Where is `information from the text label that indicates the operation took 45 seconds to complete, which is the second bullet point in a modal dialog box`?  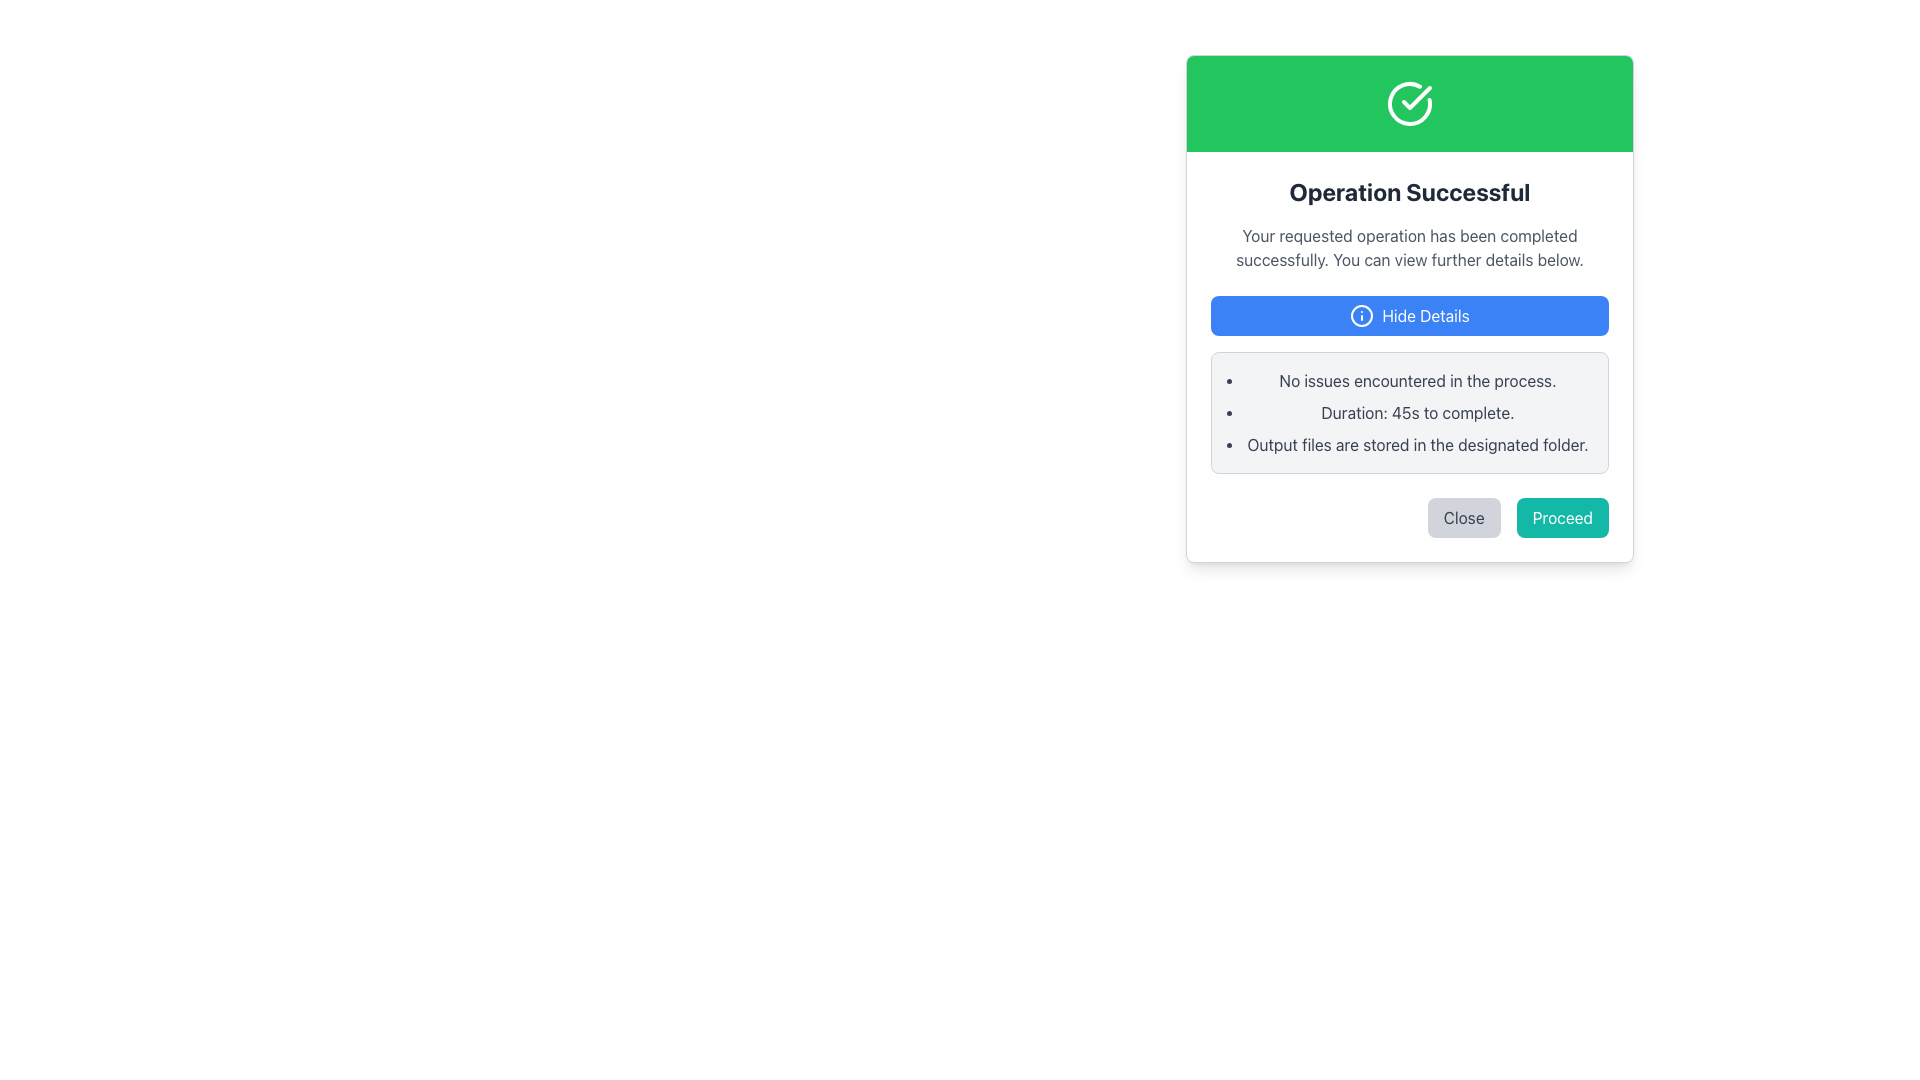 information from the text label that indicates the operation took 45 seconds to complete, which is the second bullet point in a modal dialog box is located at coordinates (1416, 411).